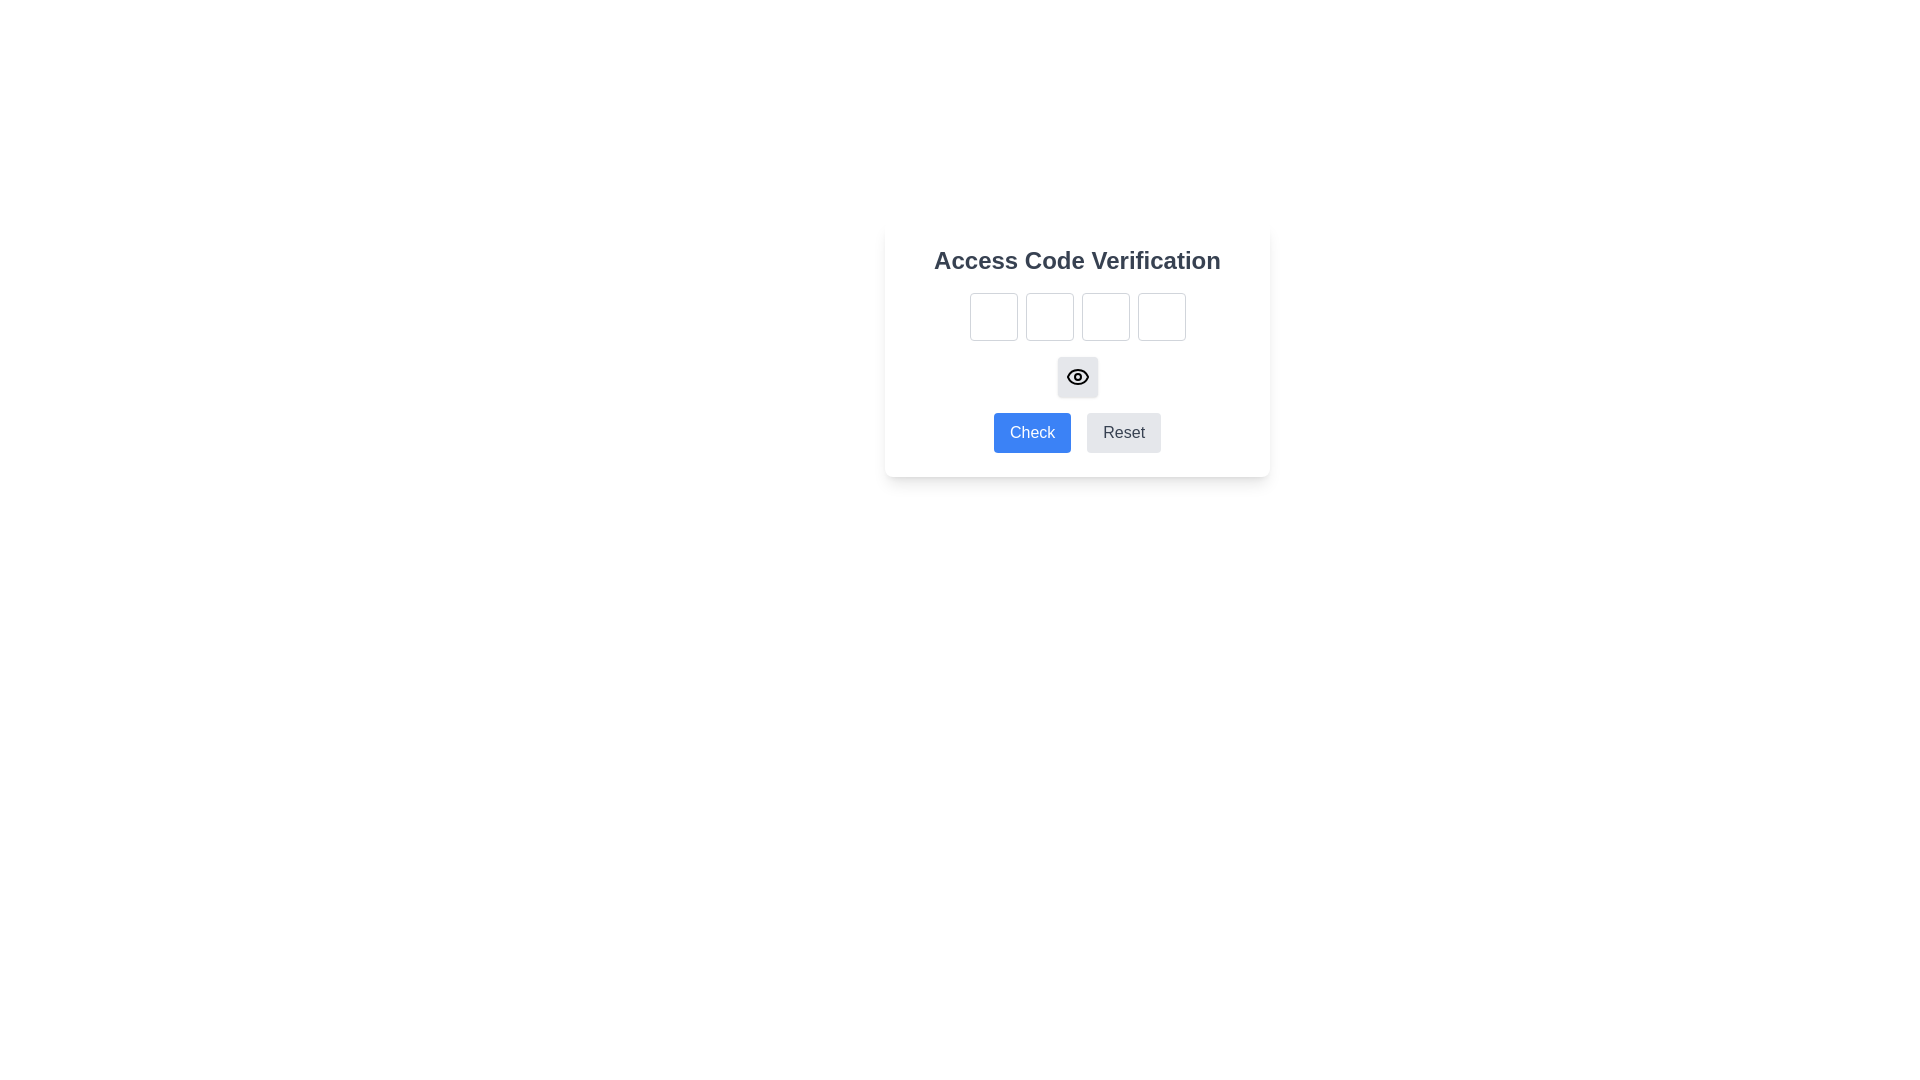 The width and height of the screenshot is (1920, 1080). Describe the element at coordinates (1076, 377) in the screenshot. I see `the visibility toggle button located beneath the verification code input fields` at that location.